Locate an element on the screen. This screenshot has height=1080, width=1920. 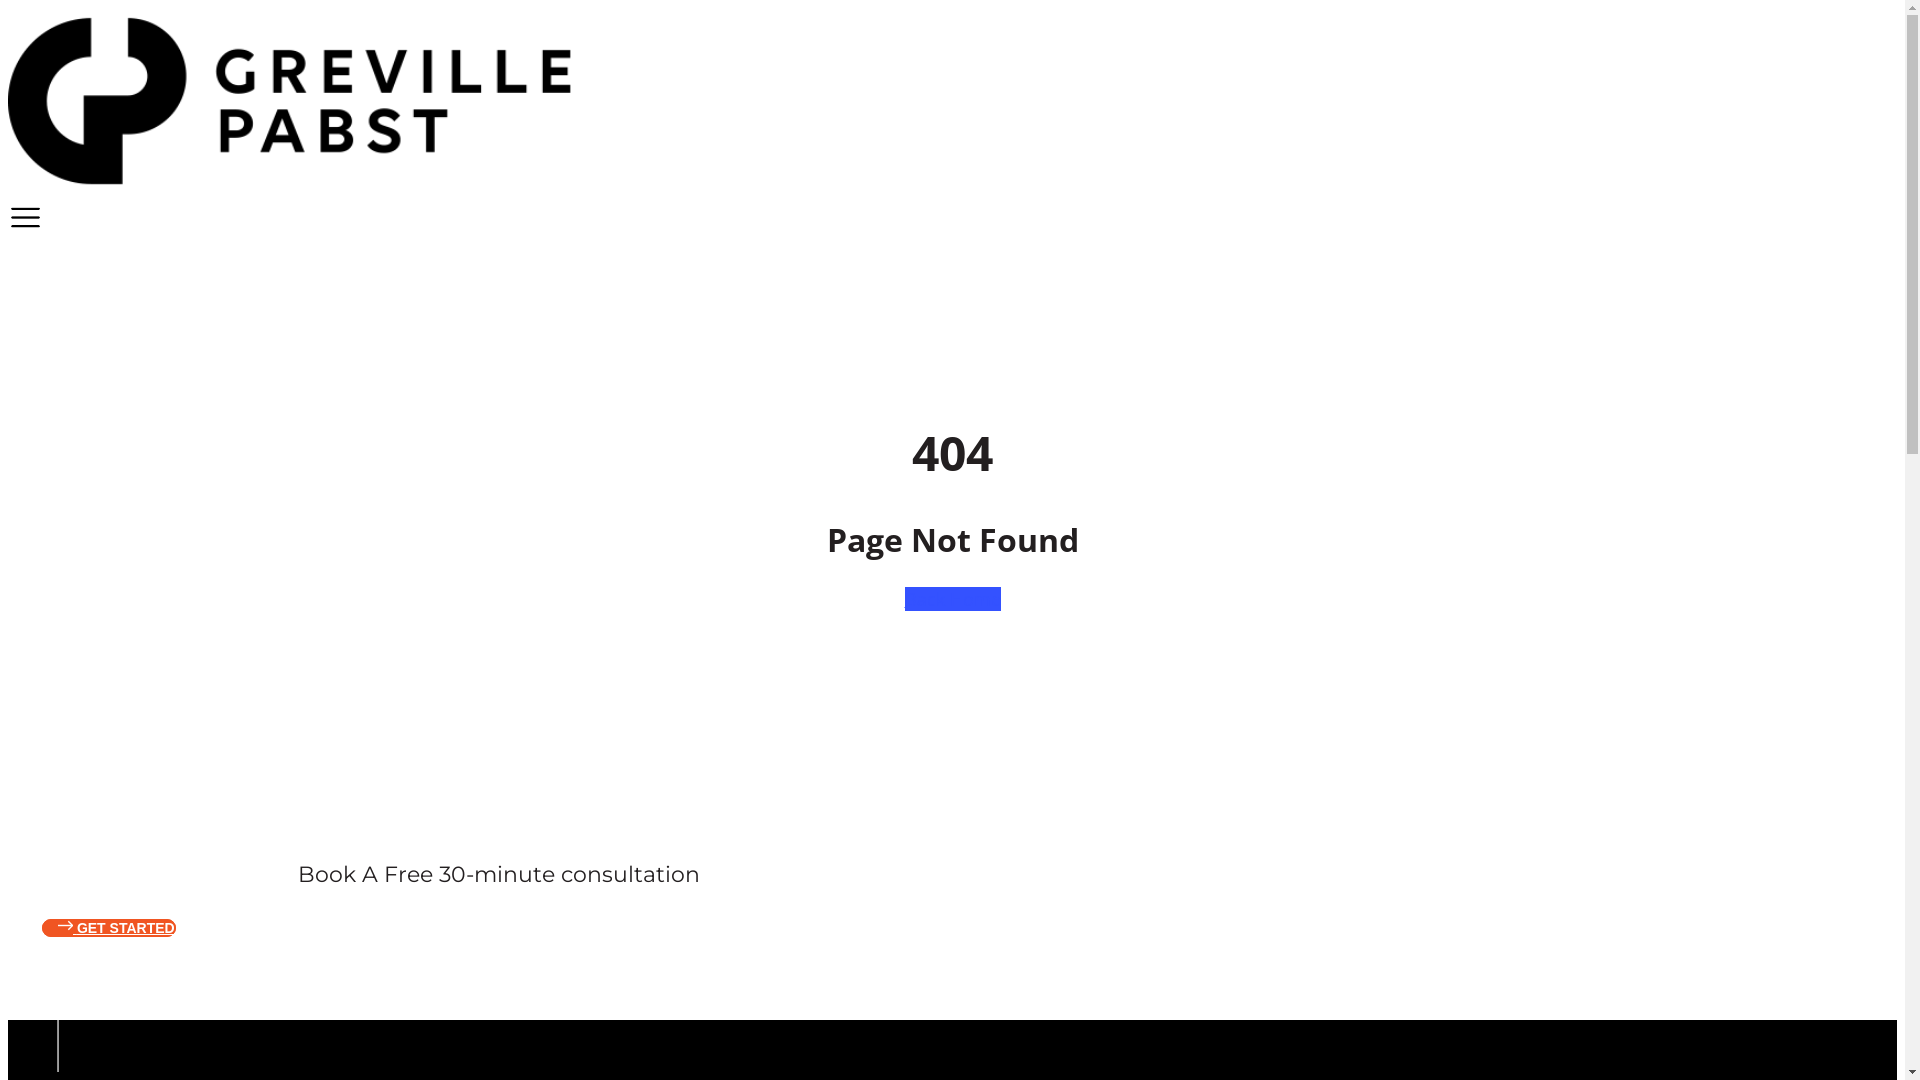
'Back Home' is located at coordinates (902, 597).